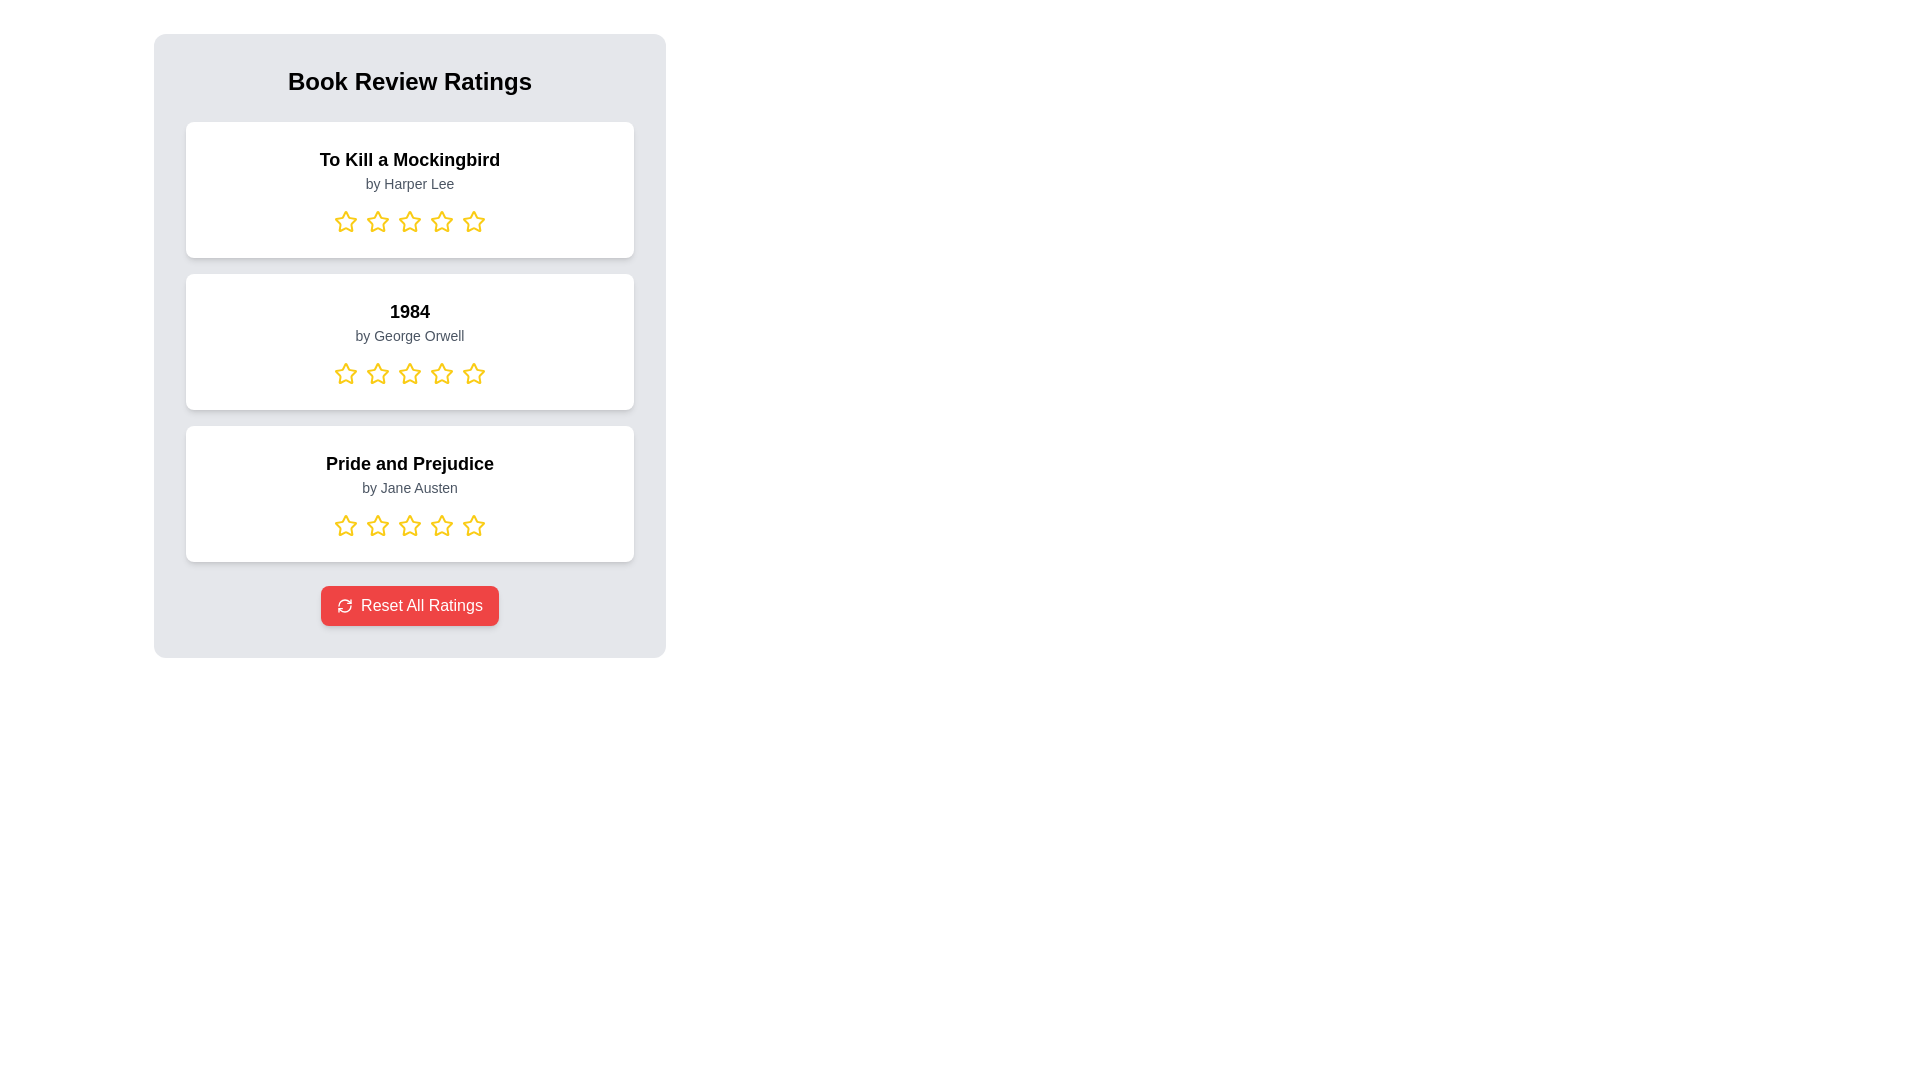 The height and width of the screenshot is (1080, 1920). What do you see at coordinates (378, 524) in the screenshot?
I see `the rating for a book by selecting 2 stars for the book titled Pride and Prejudice` at bounding box center [378, 524].